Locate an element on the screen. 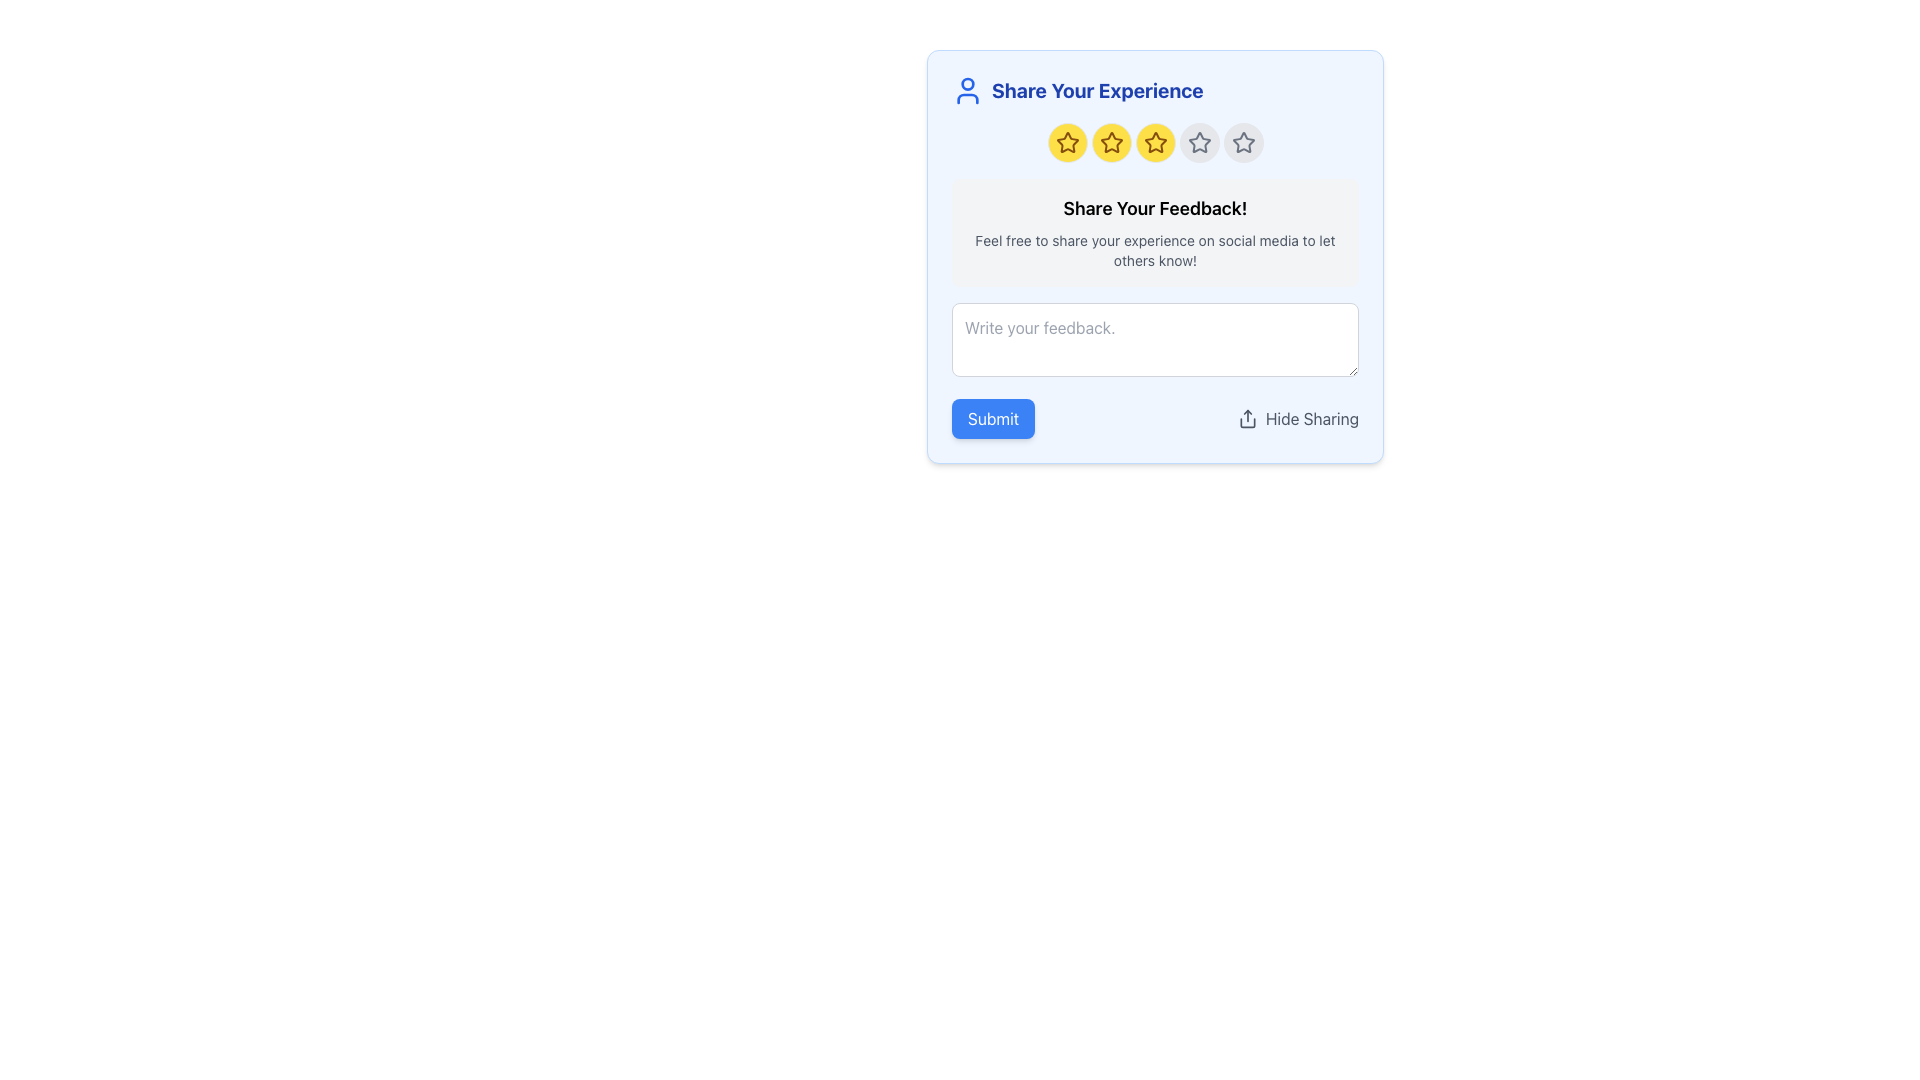 The width and height of the screenshot is (1920, 1080). the third star is located at coordinates (1155, 141).